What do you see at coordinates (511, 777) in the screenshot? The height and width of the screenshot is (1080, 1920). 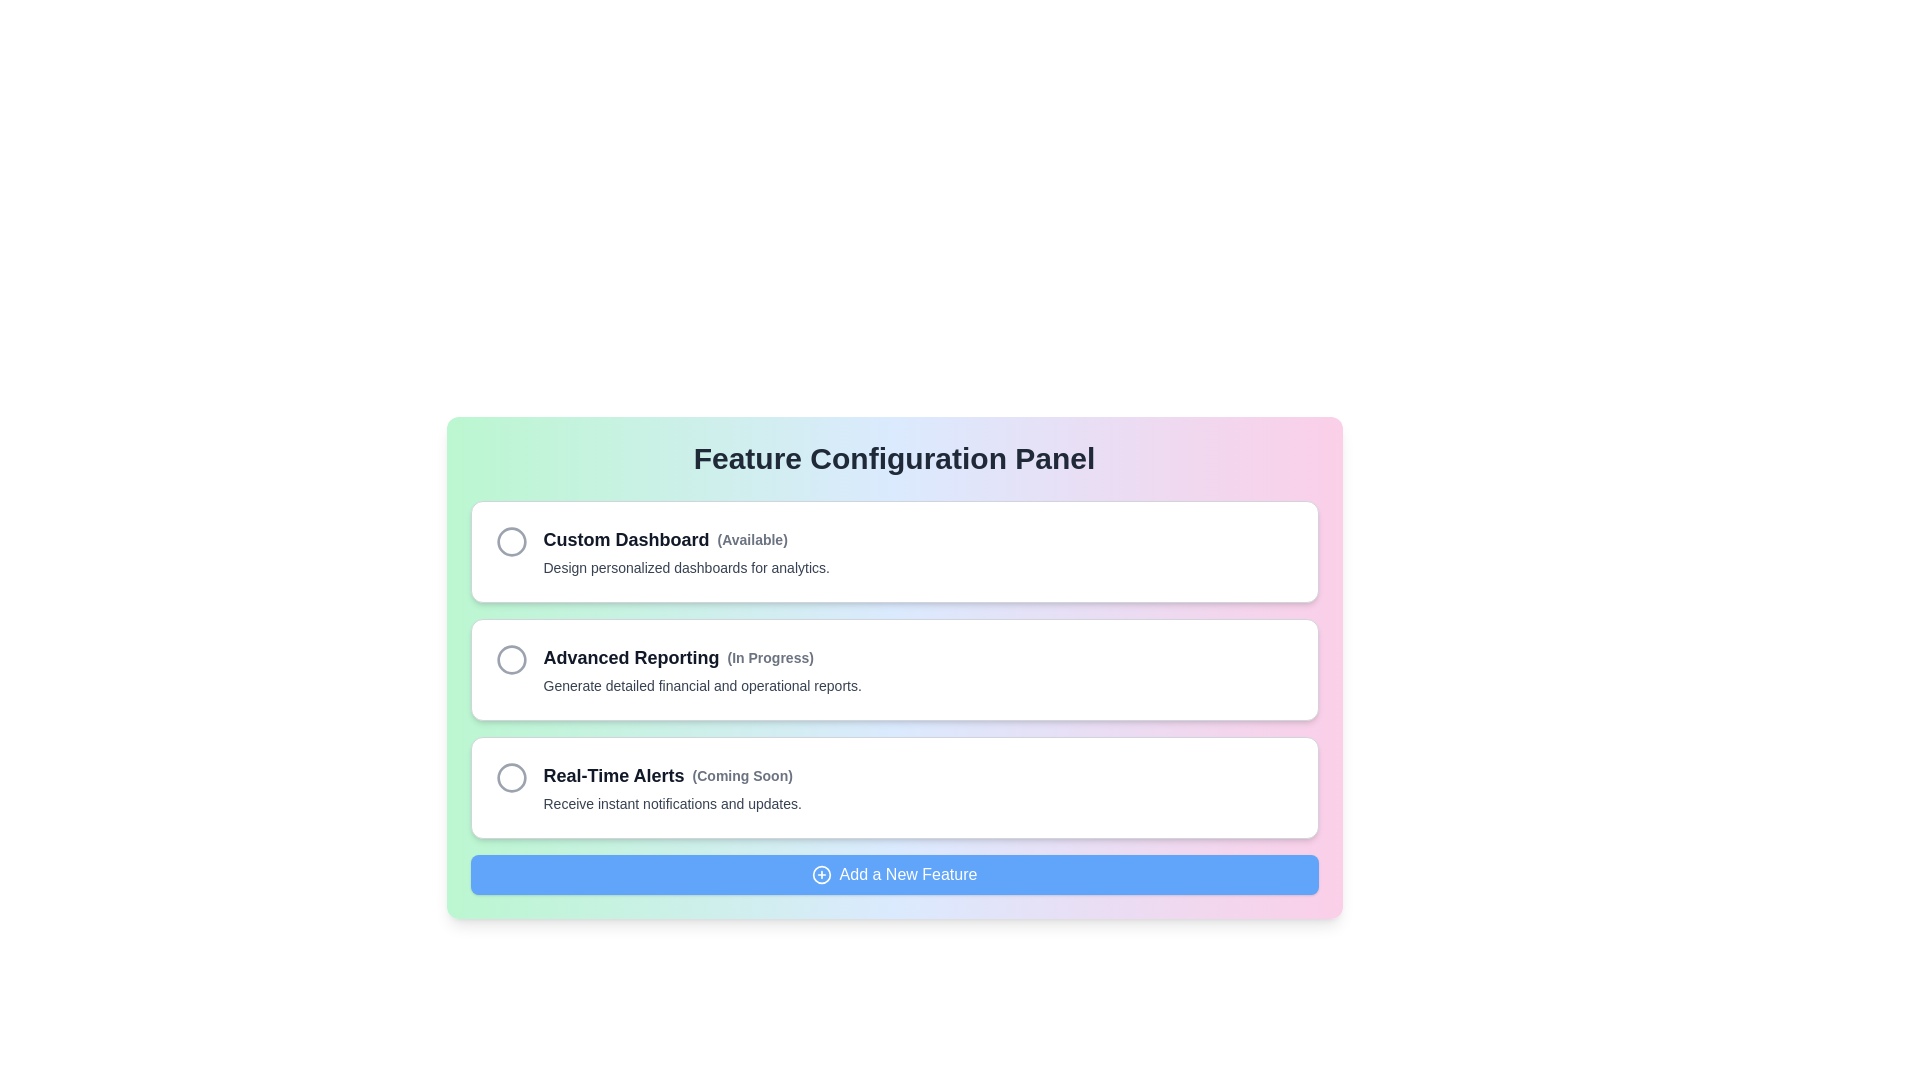 I see `the decorative circular element filled with light gray color, which is the inner circle of the 'Real-Time Alerts' icon in the configuration panel` at bounding box center [511, 777].